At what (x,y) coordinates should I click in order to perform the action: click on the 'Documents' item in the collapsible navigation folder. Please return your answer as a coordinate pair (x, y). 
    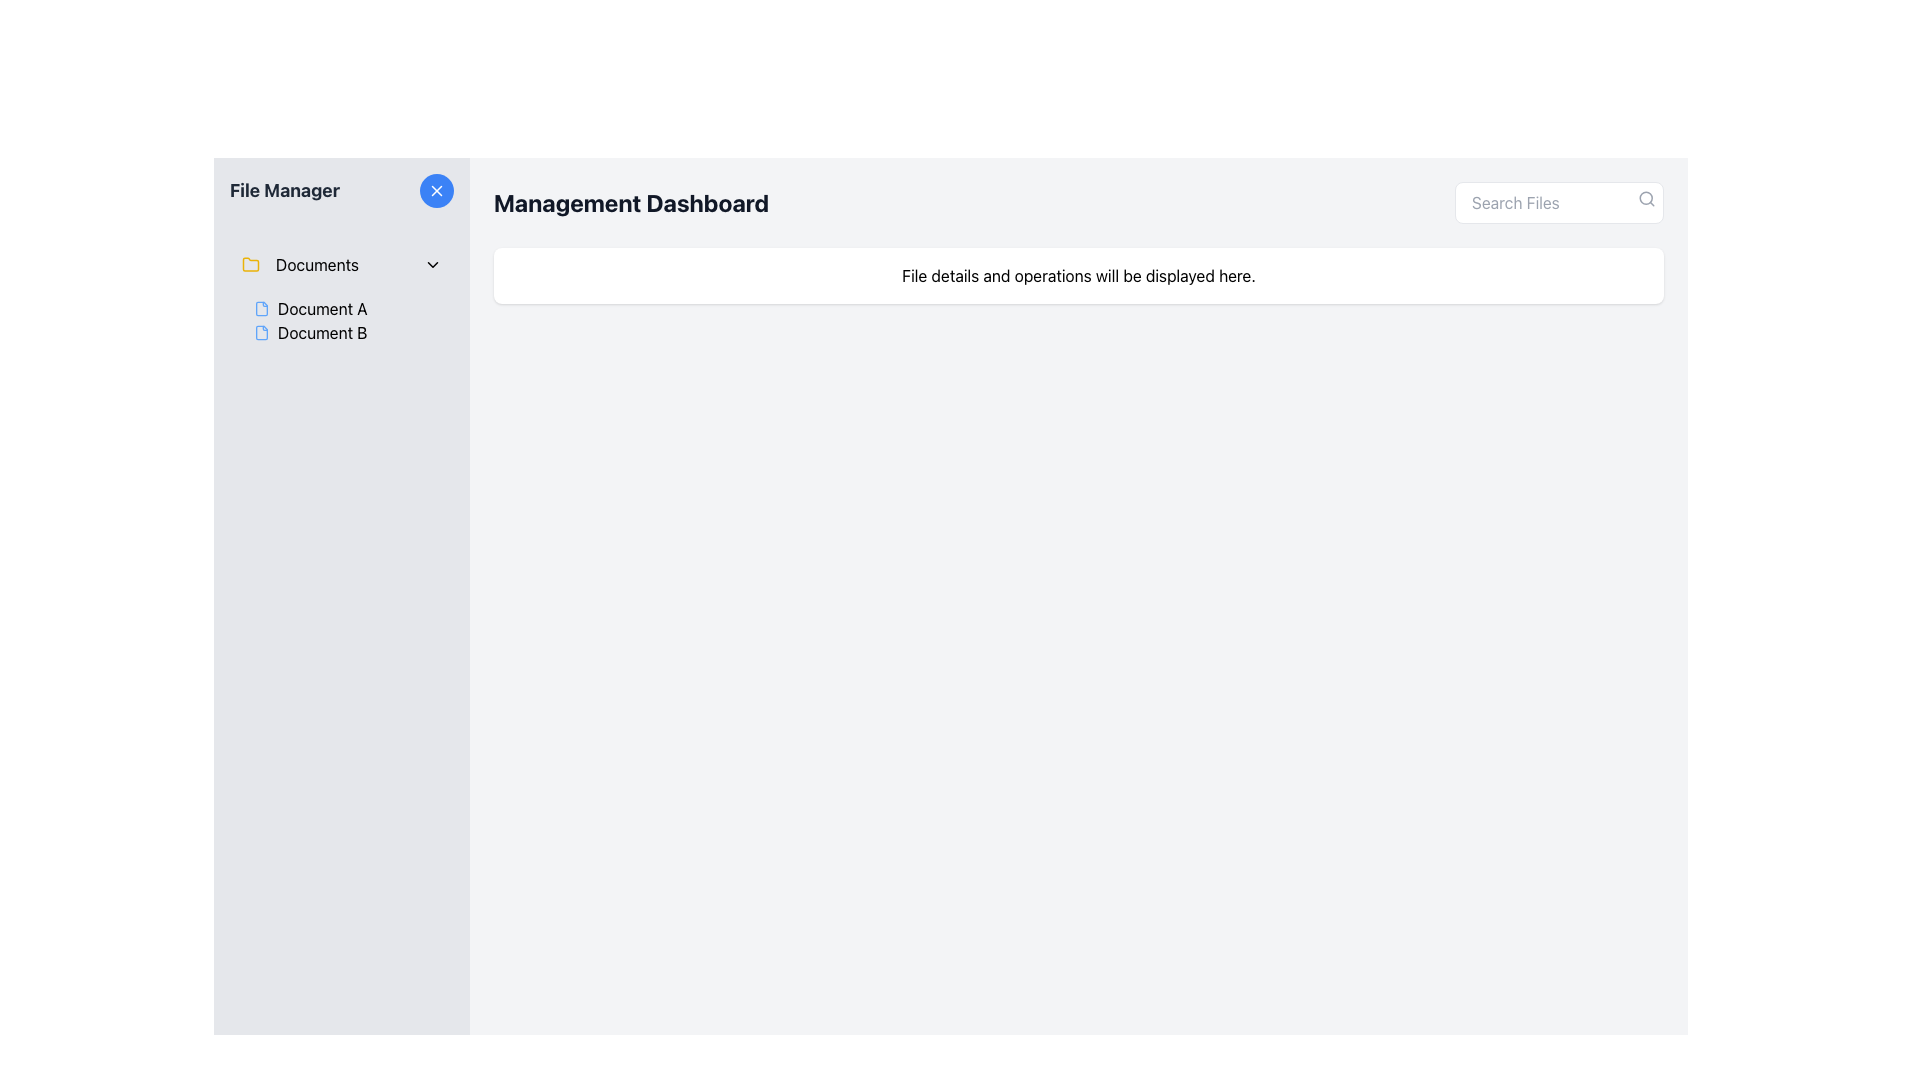
    Looking at the image, I should click on (341, 293).